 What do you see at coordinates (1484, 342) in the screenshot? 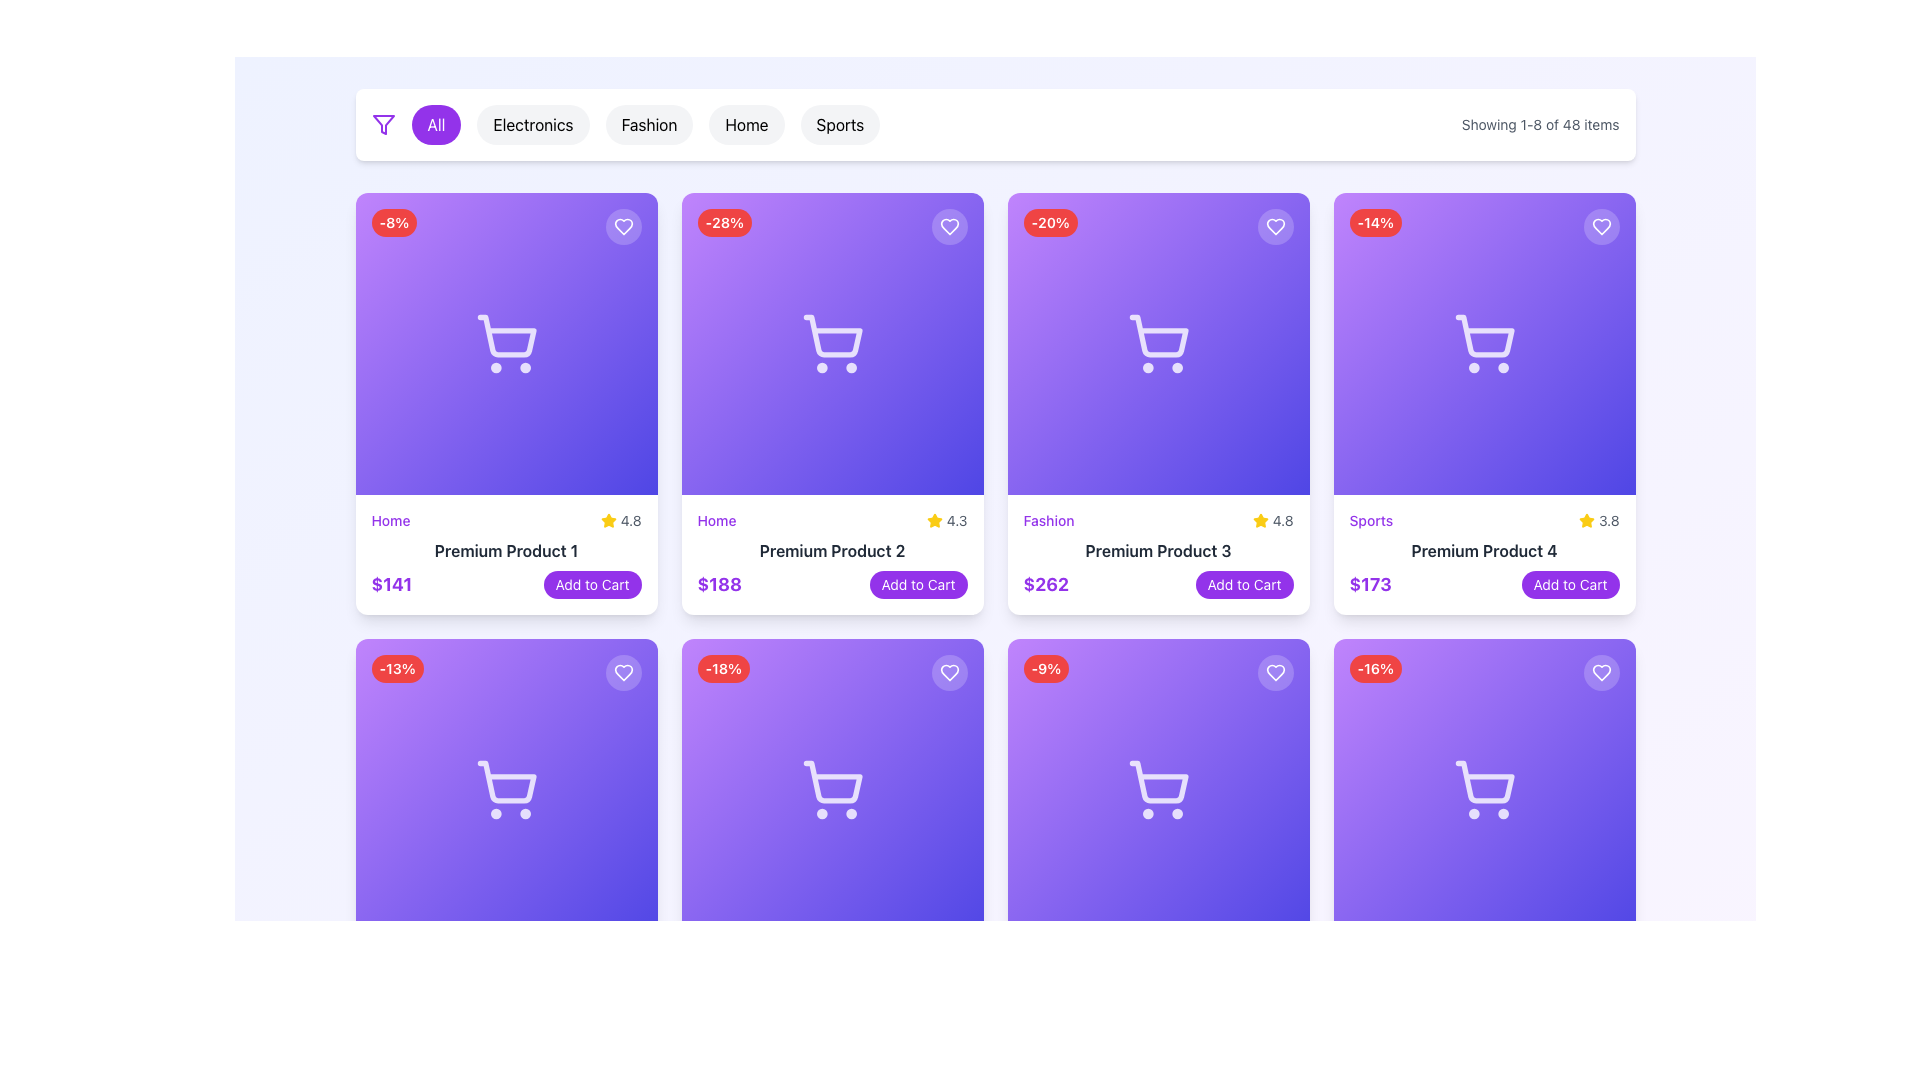
I see `the shopping cart icon, which is outlined in white and set against a purple gradient background, located within a purple card in the grid layout` at bounding box center [1484, 342].